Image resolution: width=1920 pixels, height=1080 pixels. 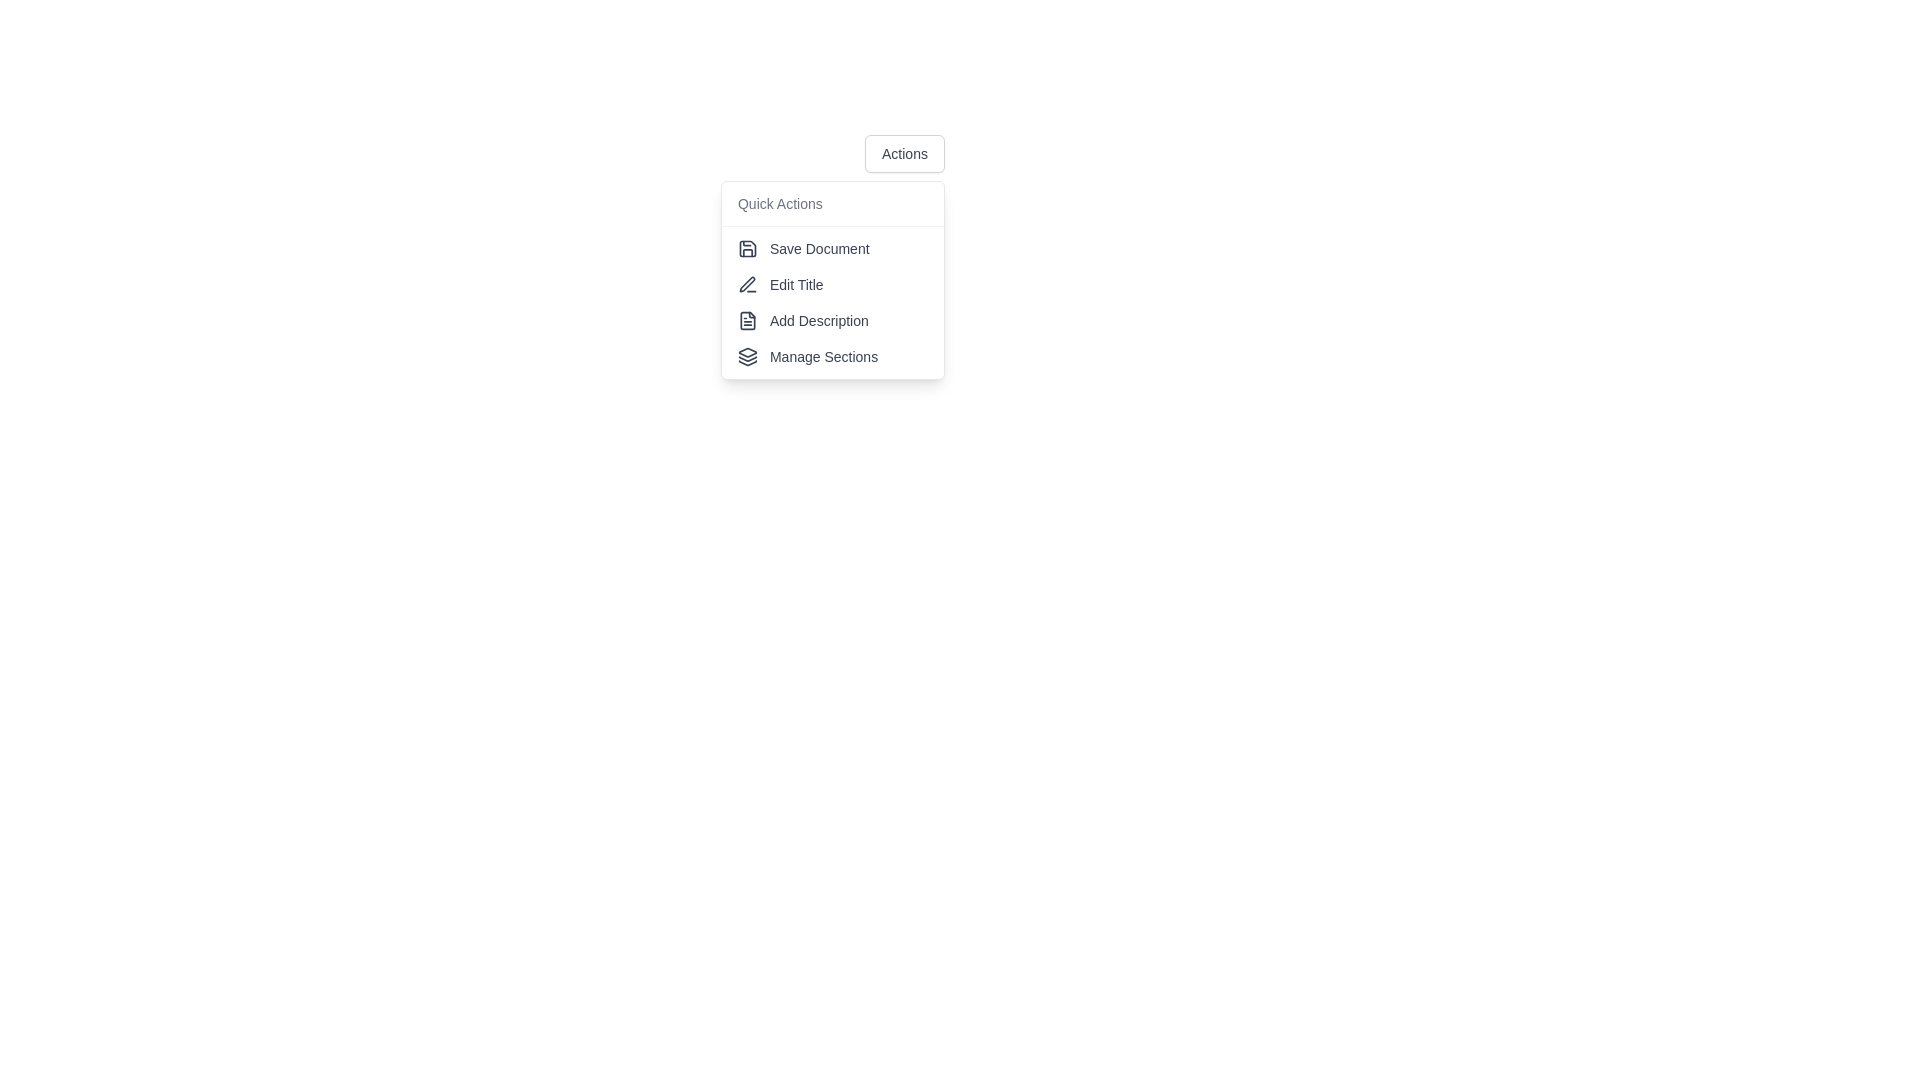 What do you see at coordinates (747, 356) in the screenshot?
I see `the small, stylized icon representing layered objects, which is located to the left of the 'Manage Sections' label in the dropdown menu` at bounding box center [747, 356].